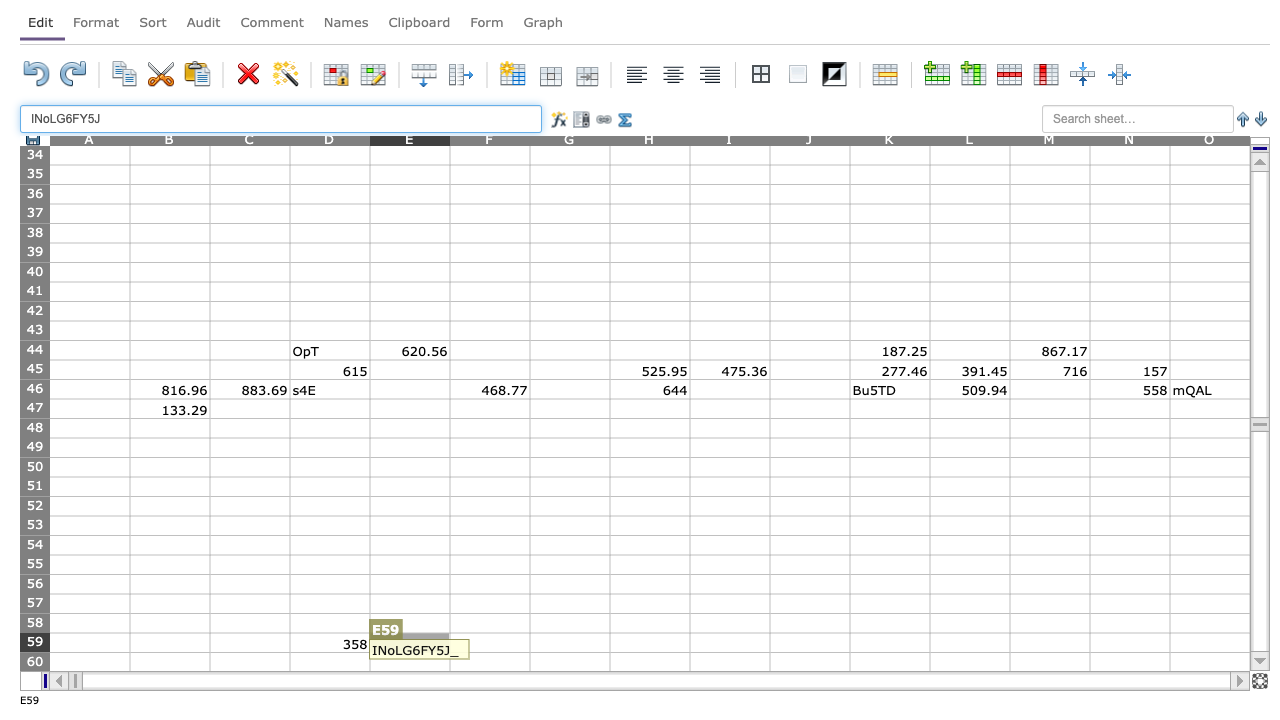 The image size is (1280, 720). What do you see at coordinates (609, 652) in the screenshot?
I see `Place cursor on bottom right corner of G59` at bounding box center [609, 652].